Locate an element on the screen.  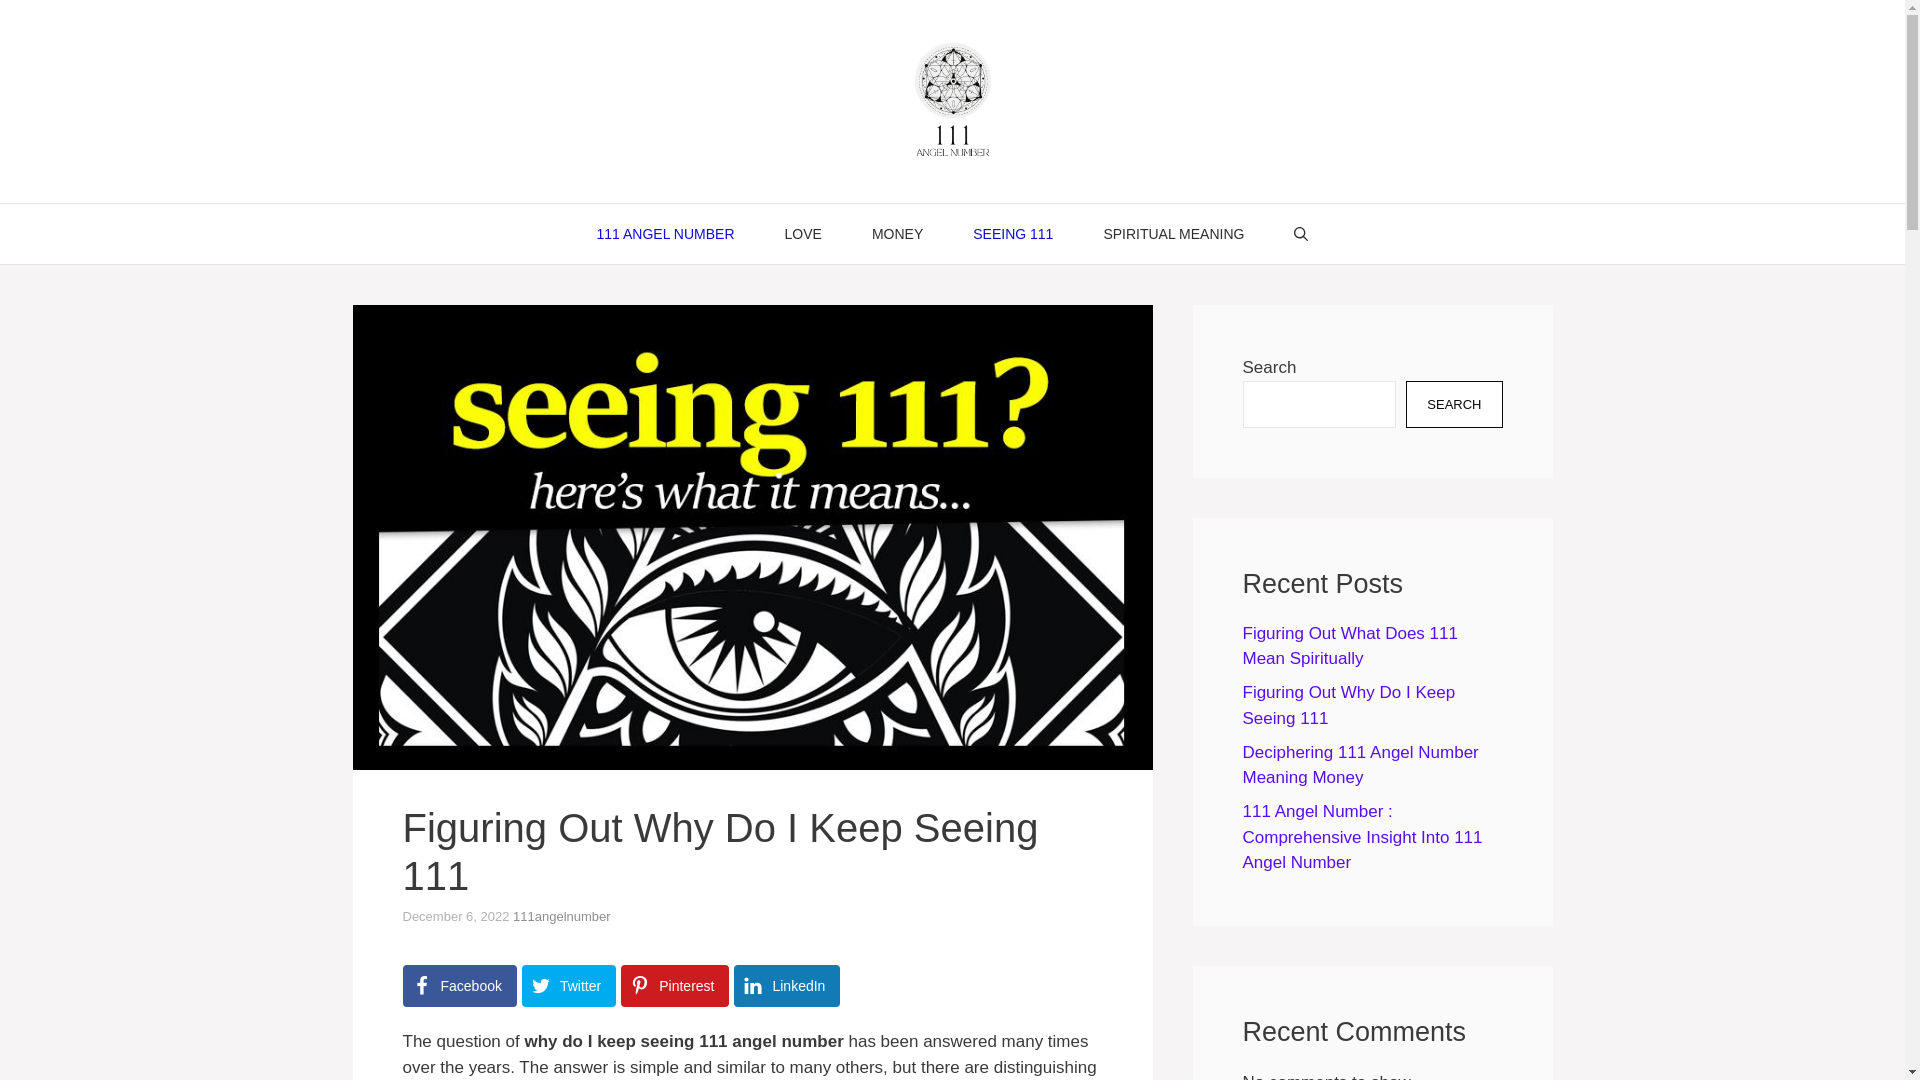
'Twitter' is located at coordinates (522, 985).